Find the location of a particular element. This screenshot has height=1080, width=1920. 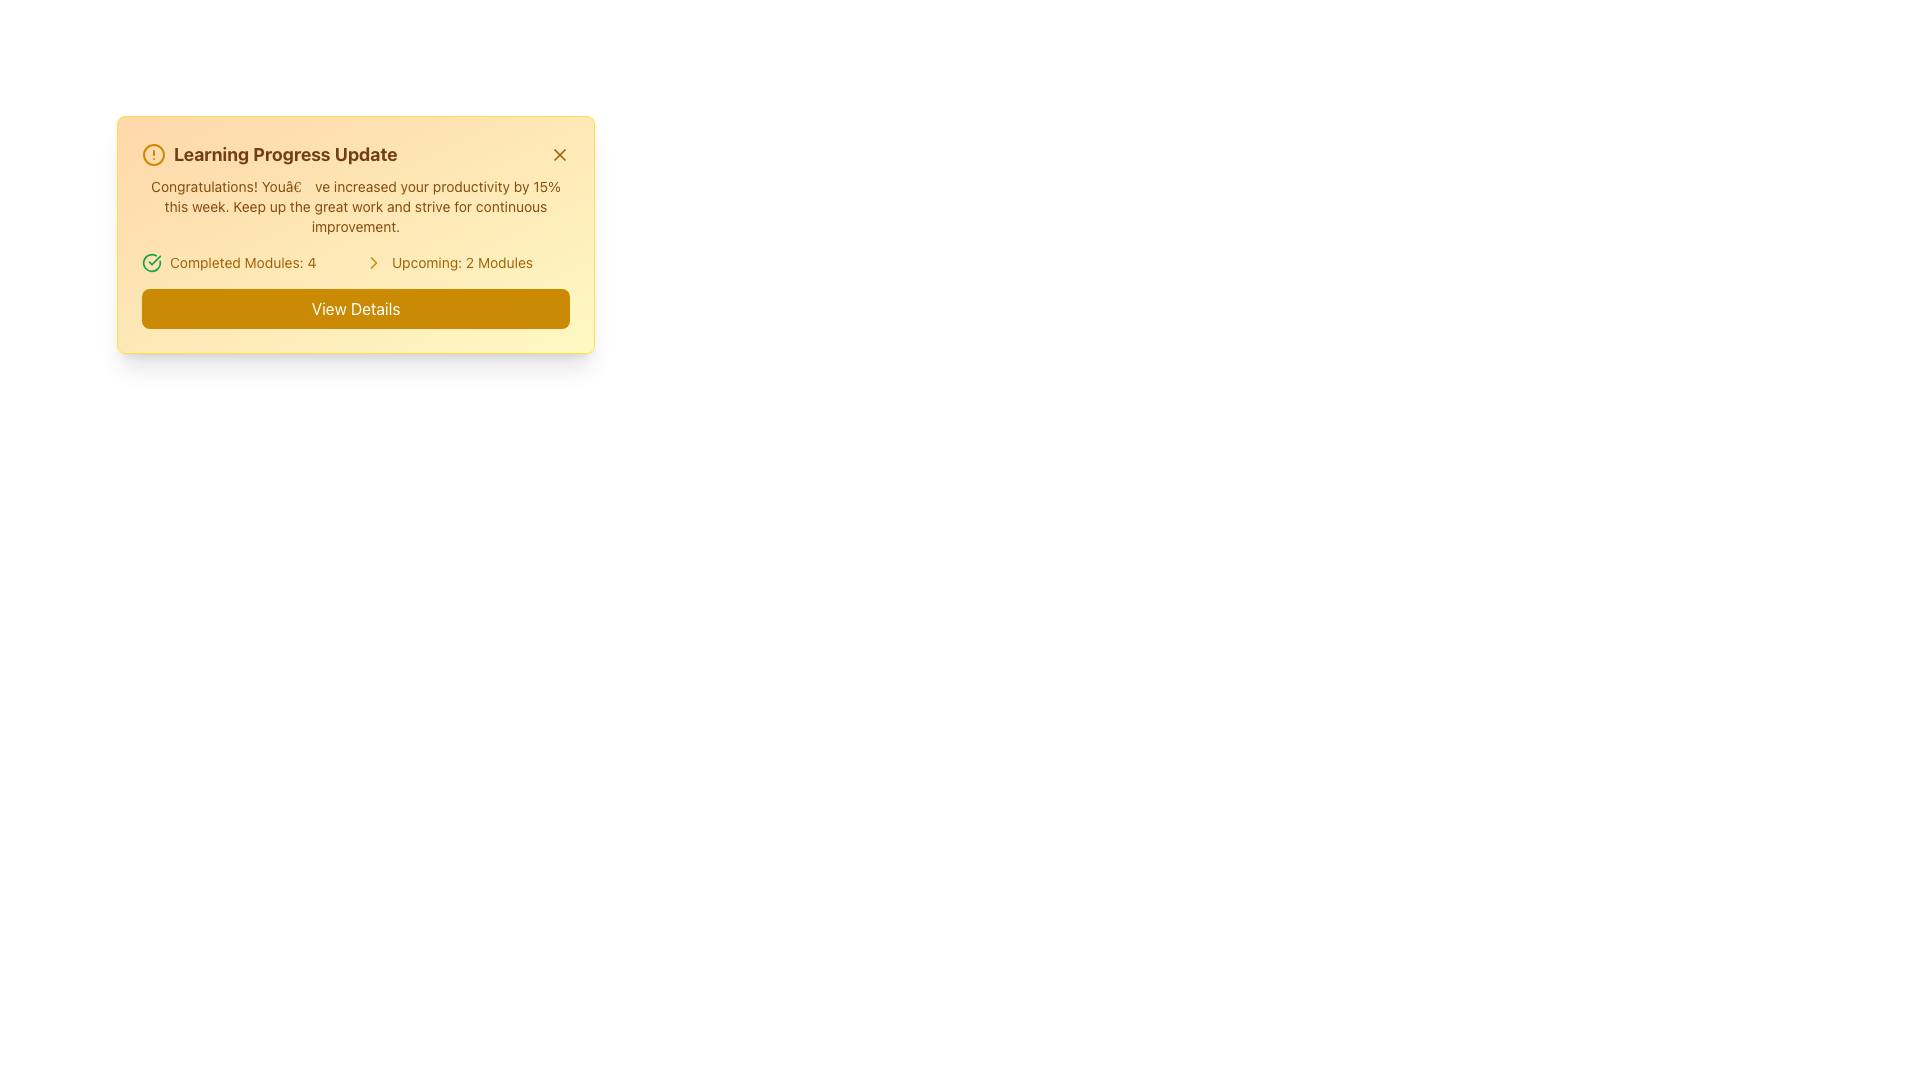

the header text label reading 'Learning Progress Update' to interpret the message is located at coordinates (355, 153).